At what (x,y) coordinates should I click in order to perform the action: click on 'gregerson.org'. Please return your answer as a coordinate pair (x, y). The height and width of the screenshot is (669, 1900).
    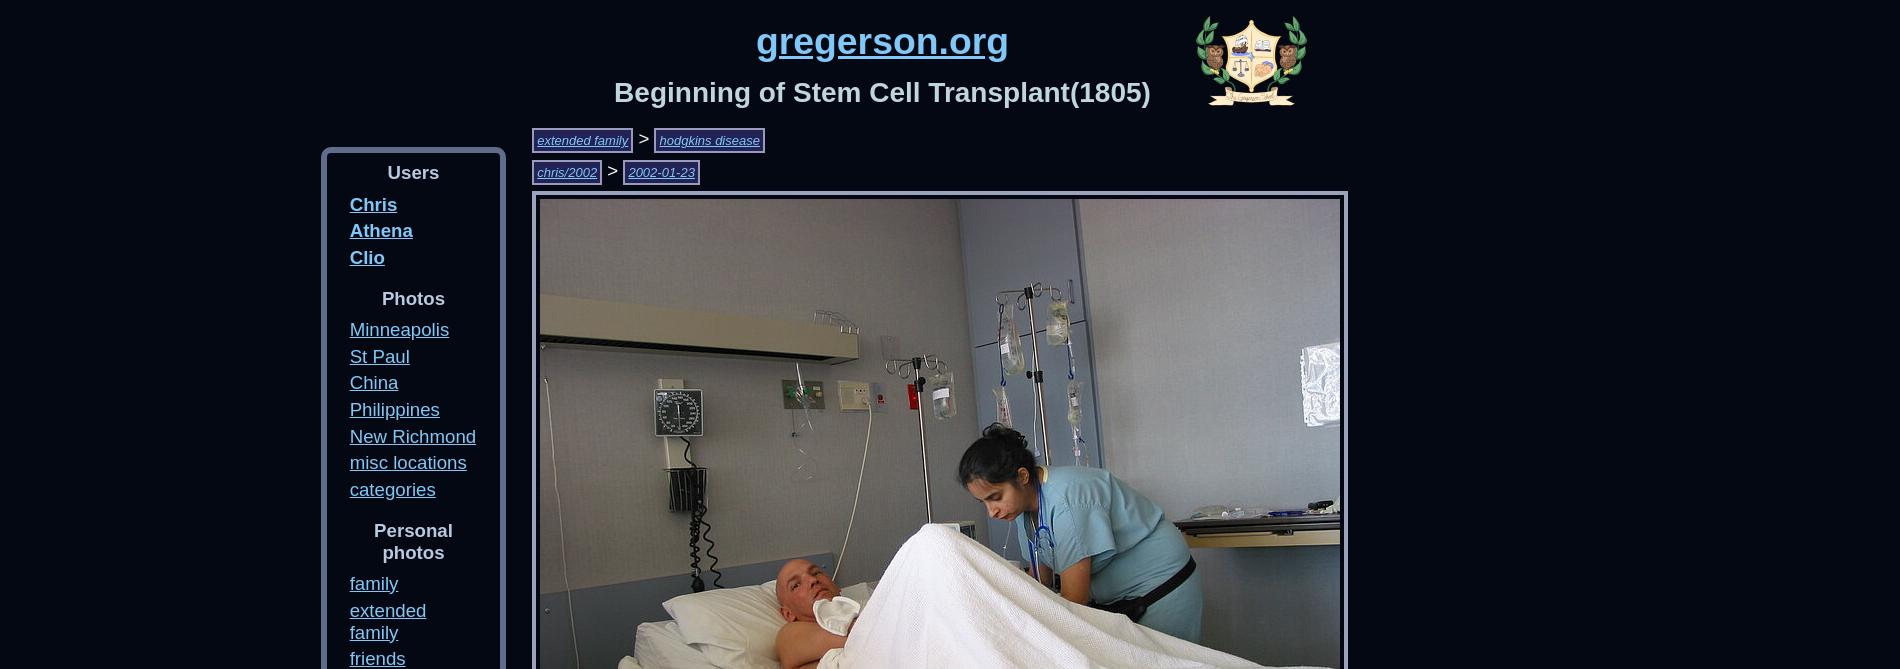
    Looking at the image, I should click on (754, 41).